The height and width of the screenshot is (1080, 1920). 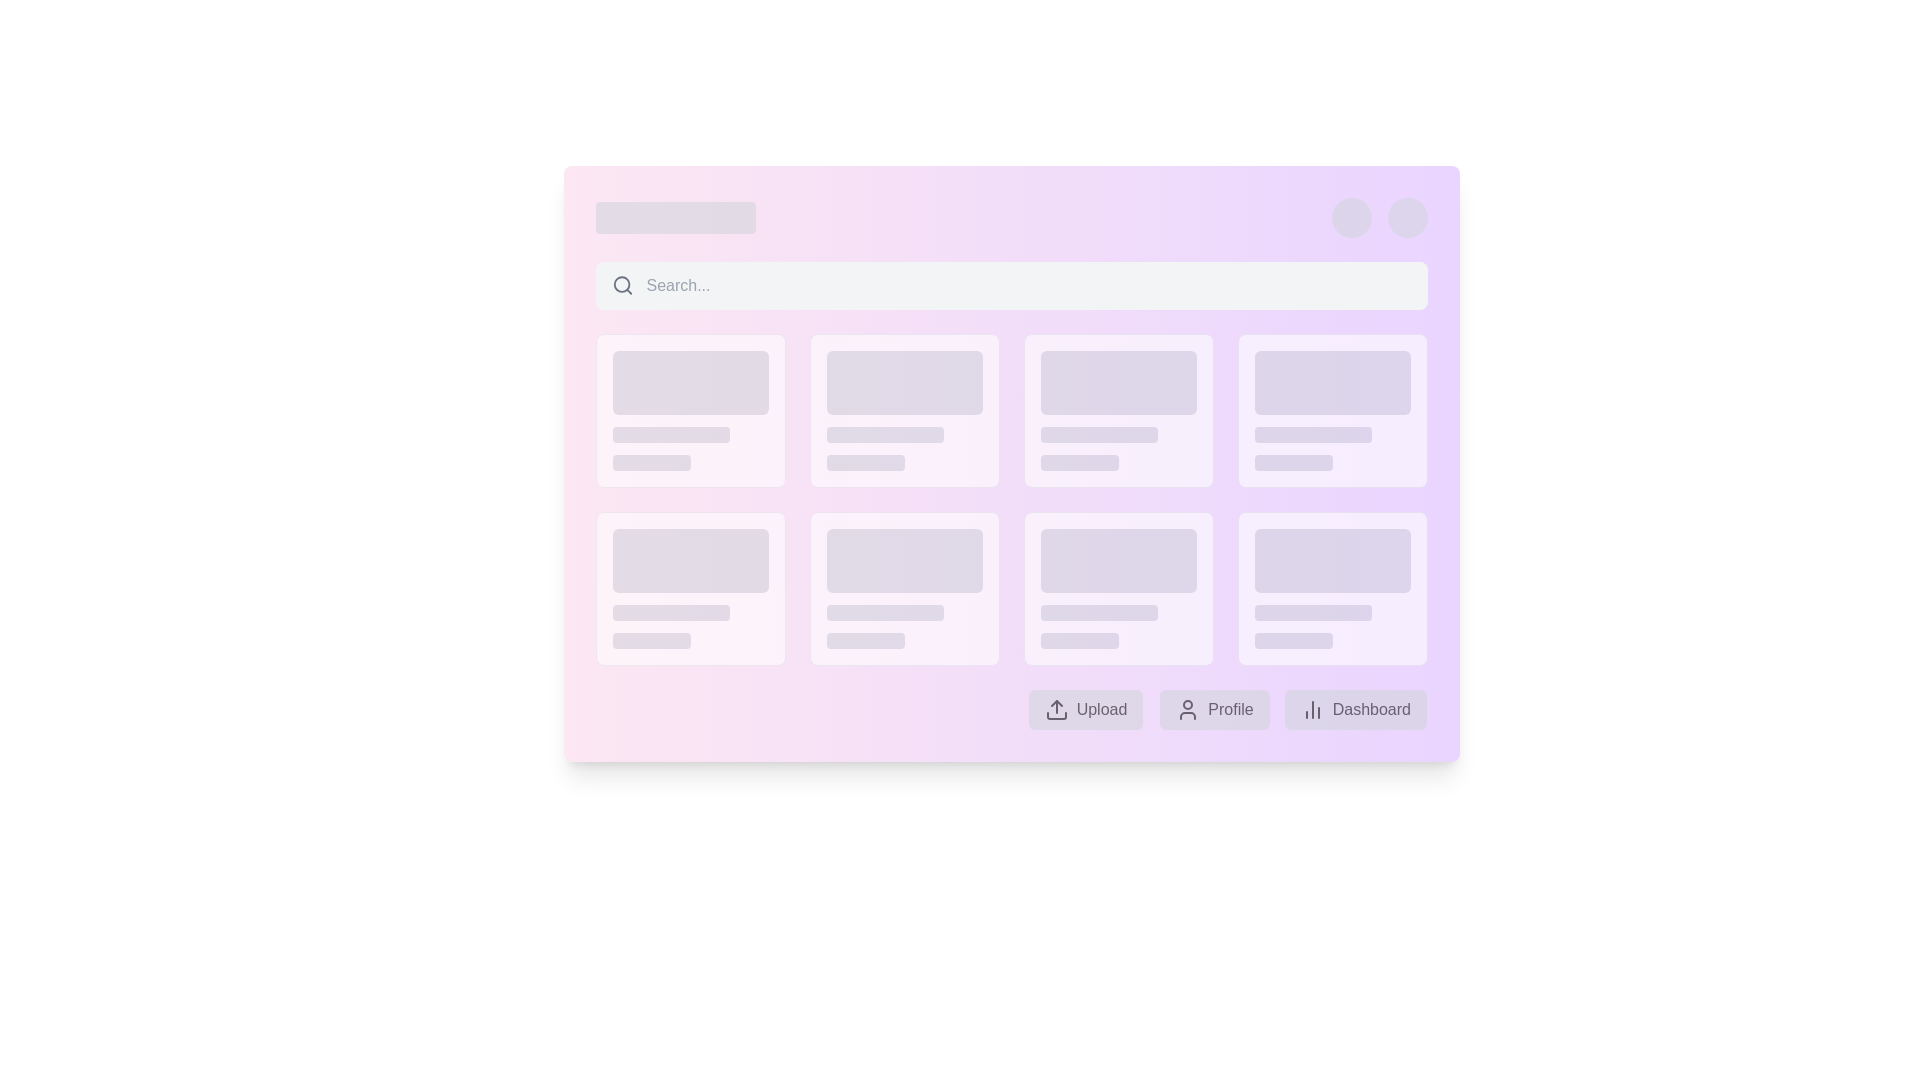 I want to click on the upload icon styled as an upward arrow within a square outline, so click(x=1056, y=708).